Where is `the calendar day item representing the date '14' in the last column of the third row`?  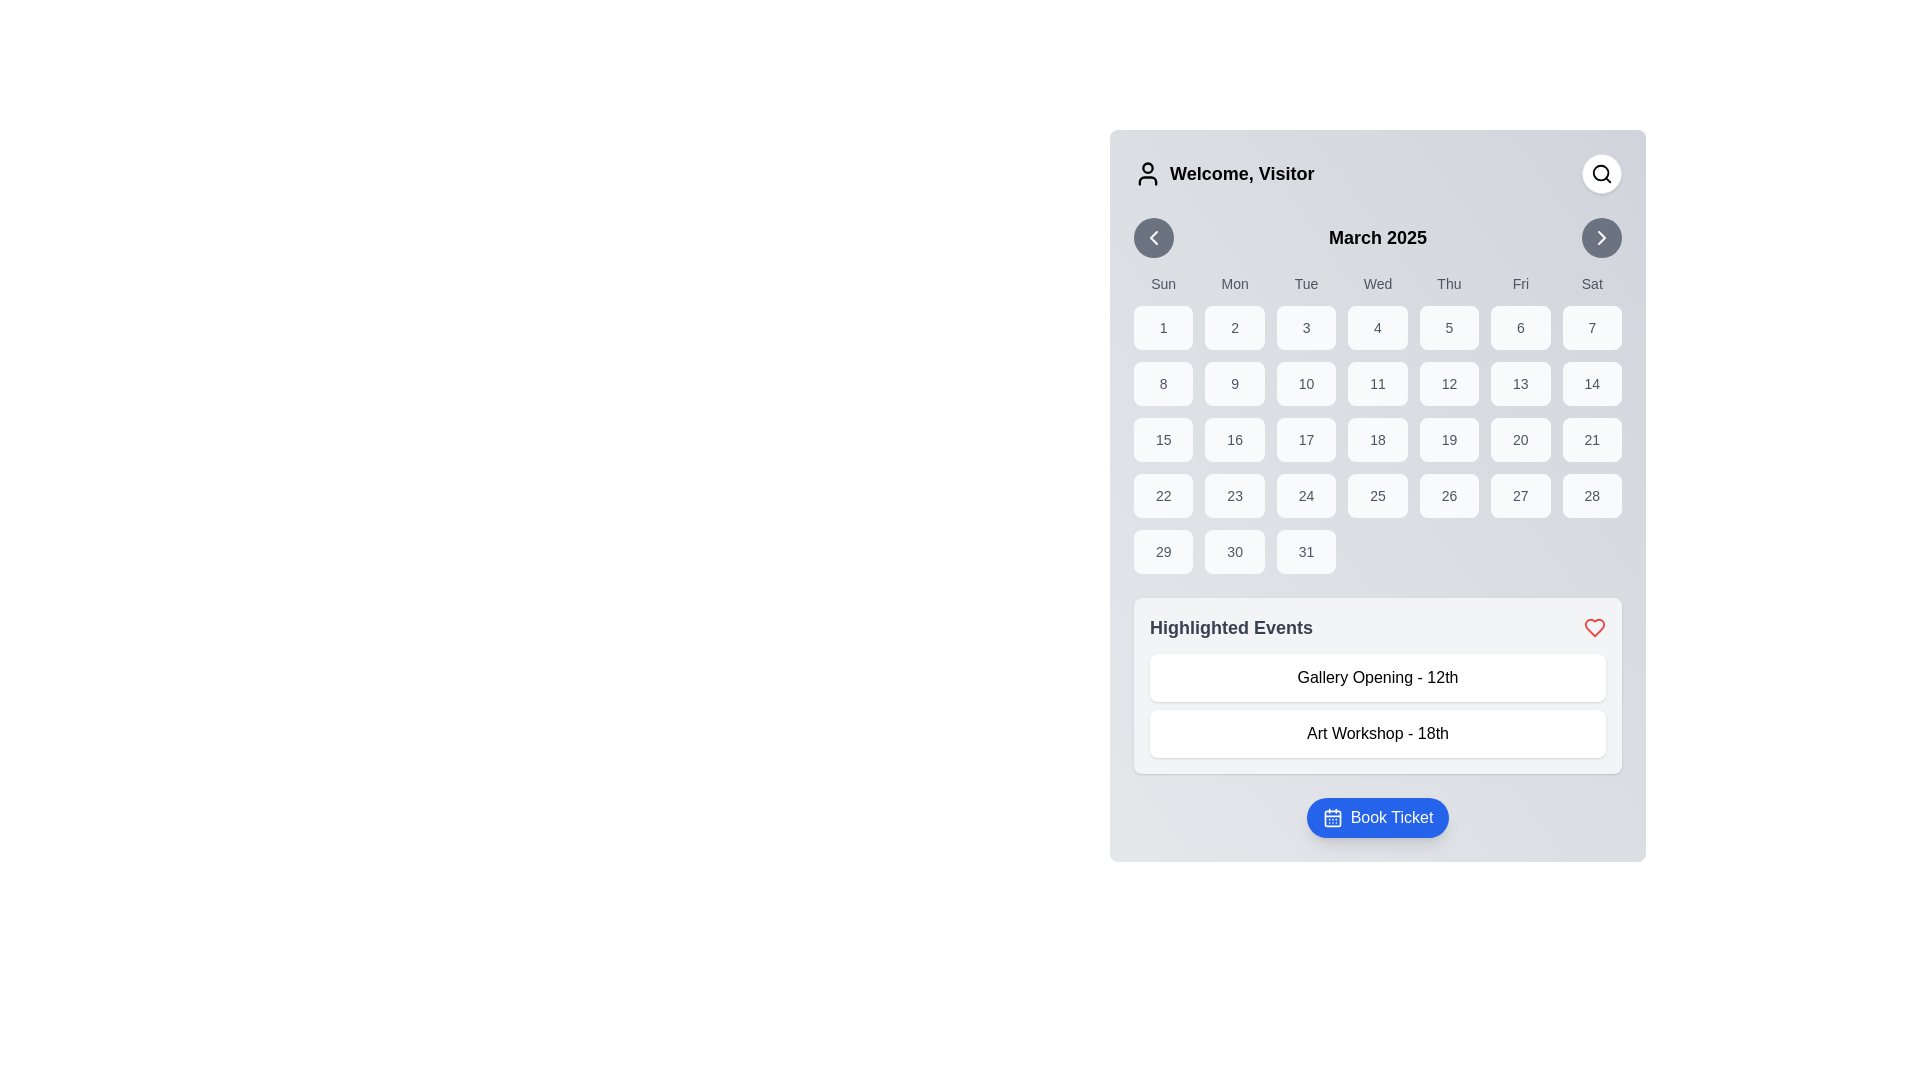 the calendar day item representing the date '14' in the last column of the third row is located at coordinates (1591, 384).